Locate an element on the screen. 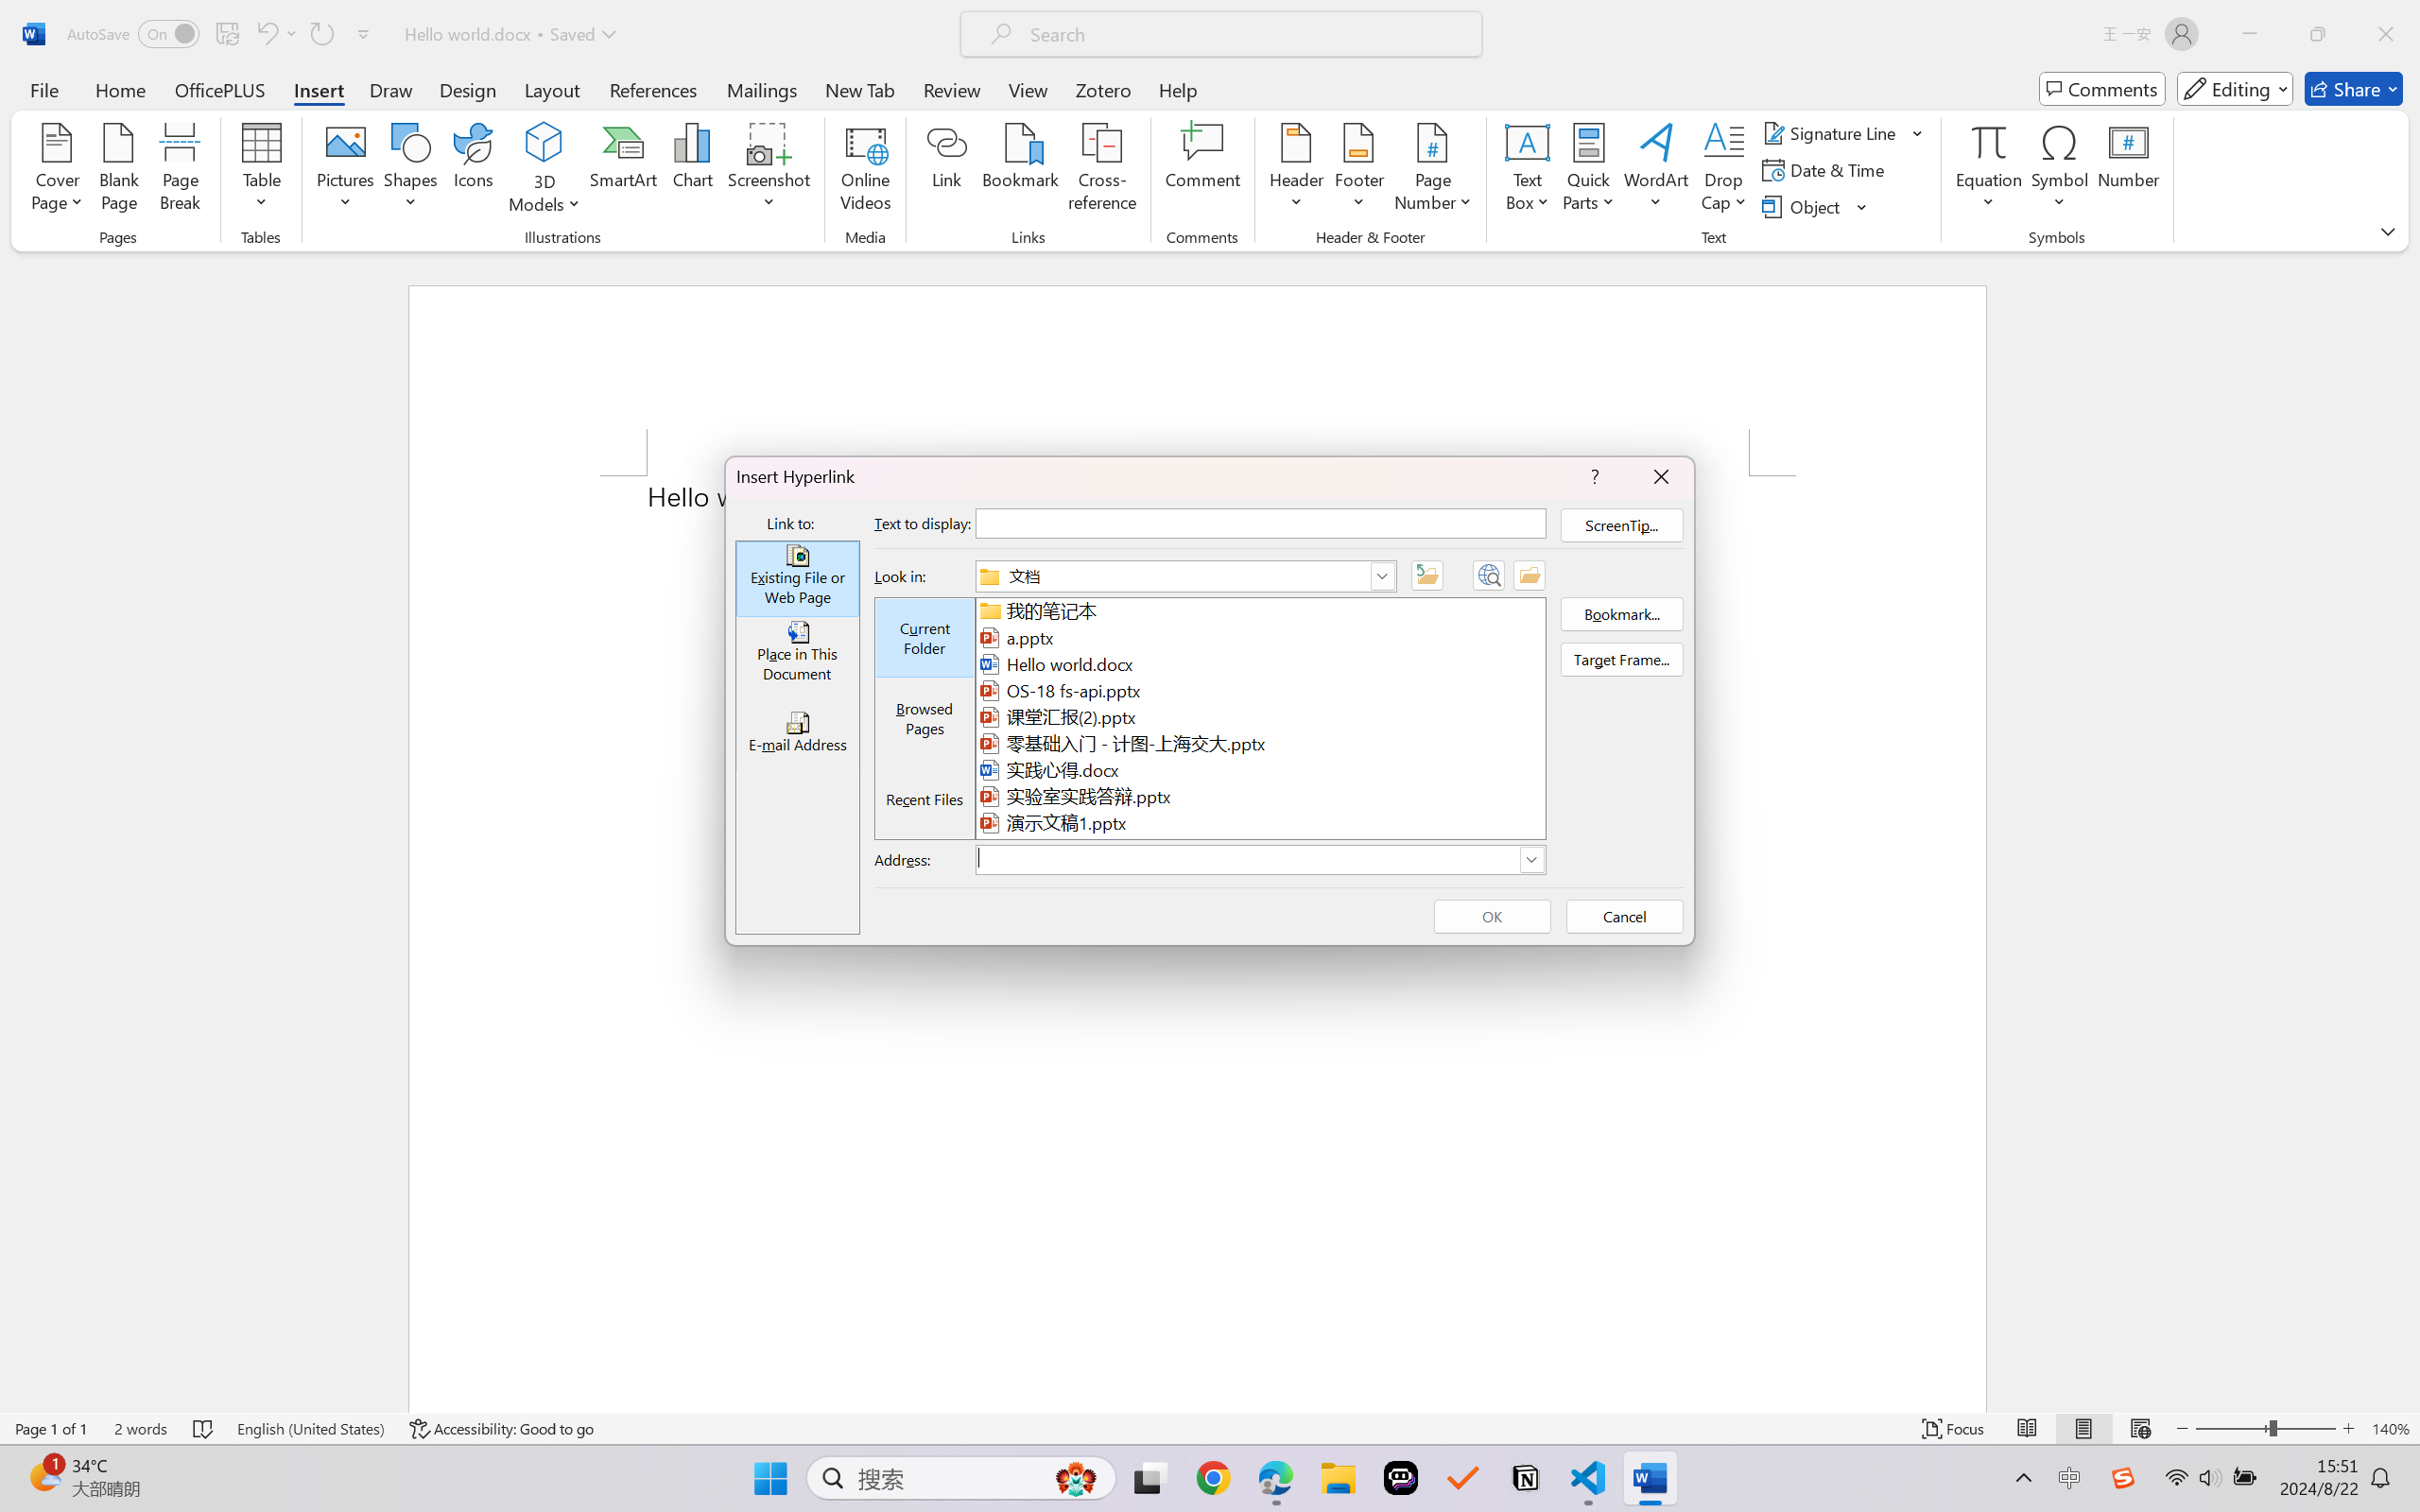 The image size is (2420, 1512). 'Current Folder' is located at coordinates (925, 639).